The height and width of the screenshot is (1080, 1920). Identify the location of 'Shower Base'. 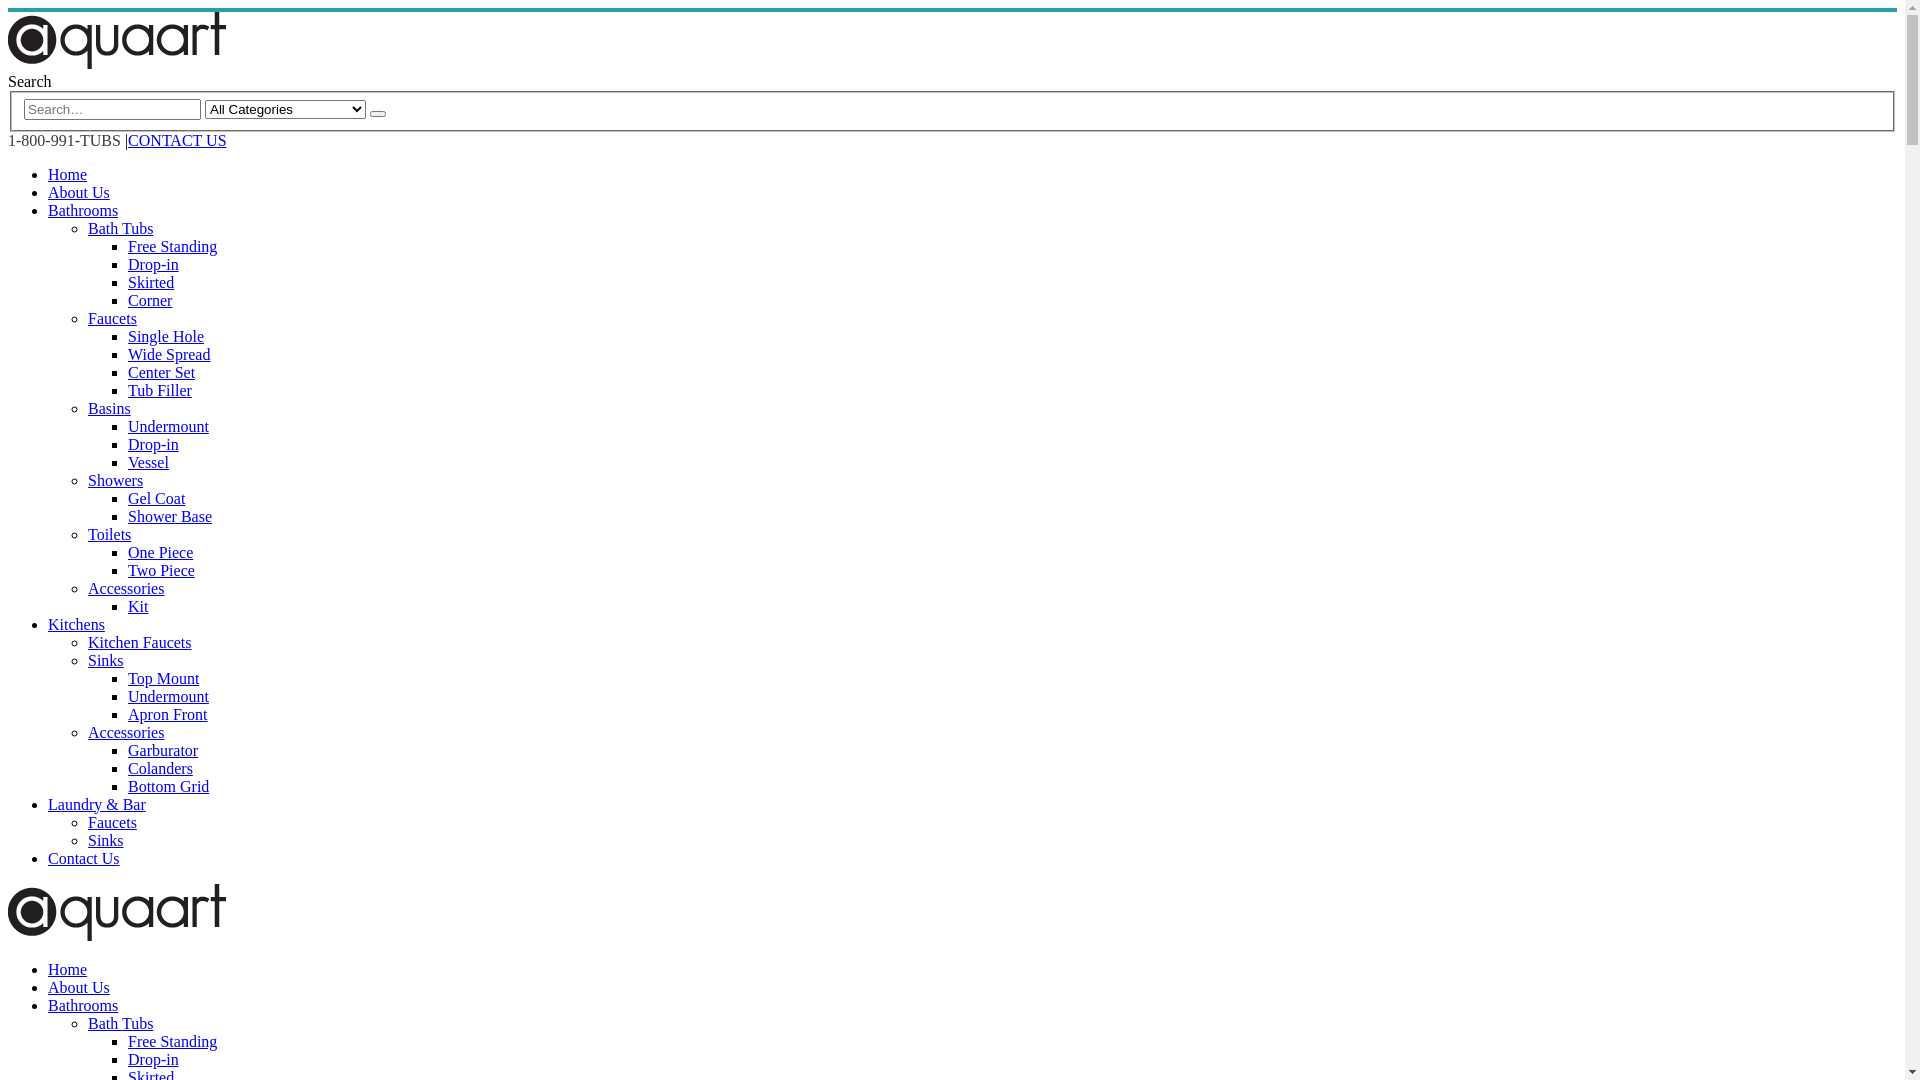
(169, 515).